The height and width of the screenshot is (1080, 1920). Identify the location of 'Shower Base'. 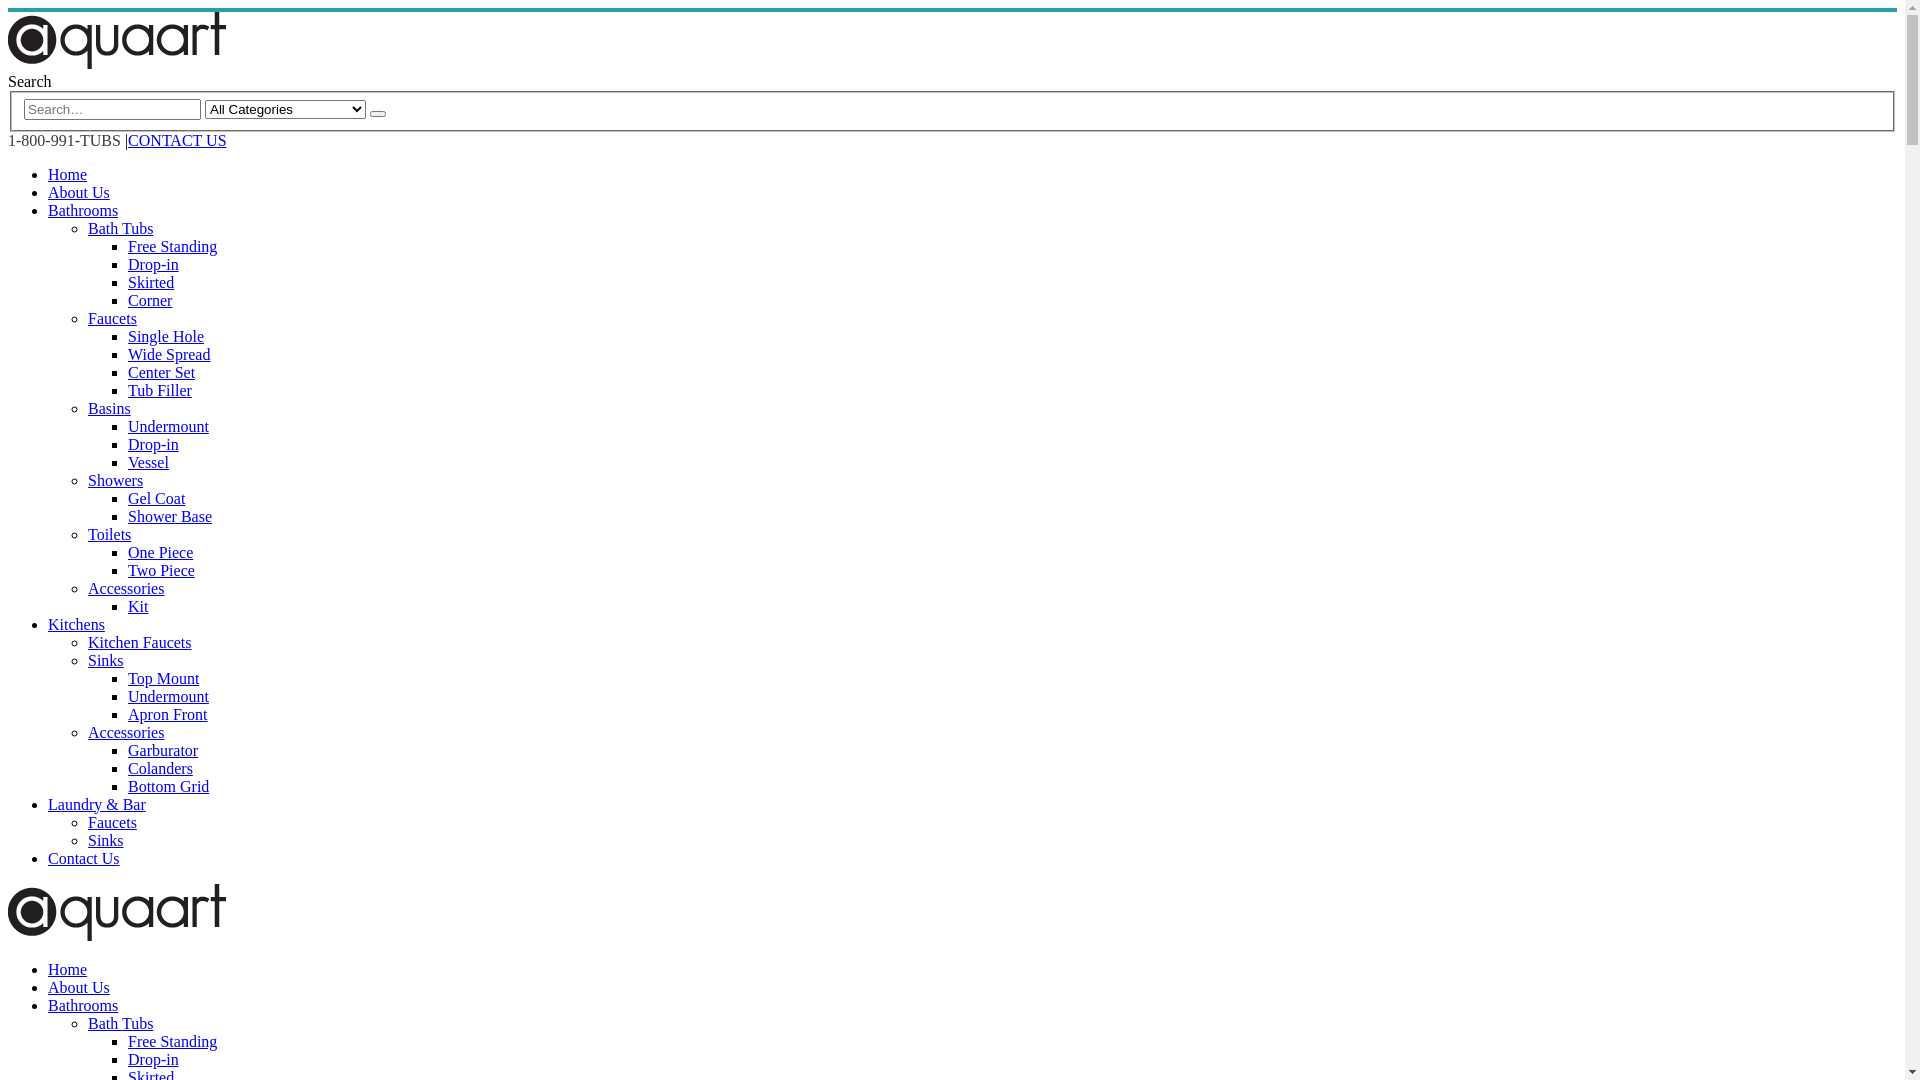
(169, 515).